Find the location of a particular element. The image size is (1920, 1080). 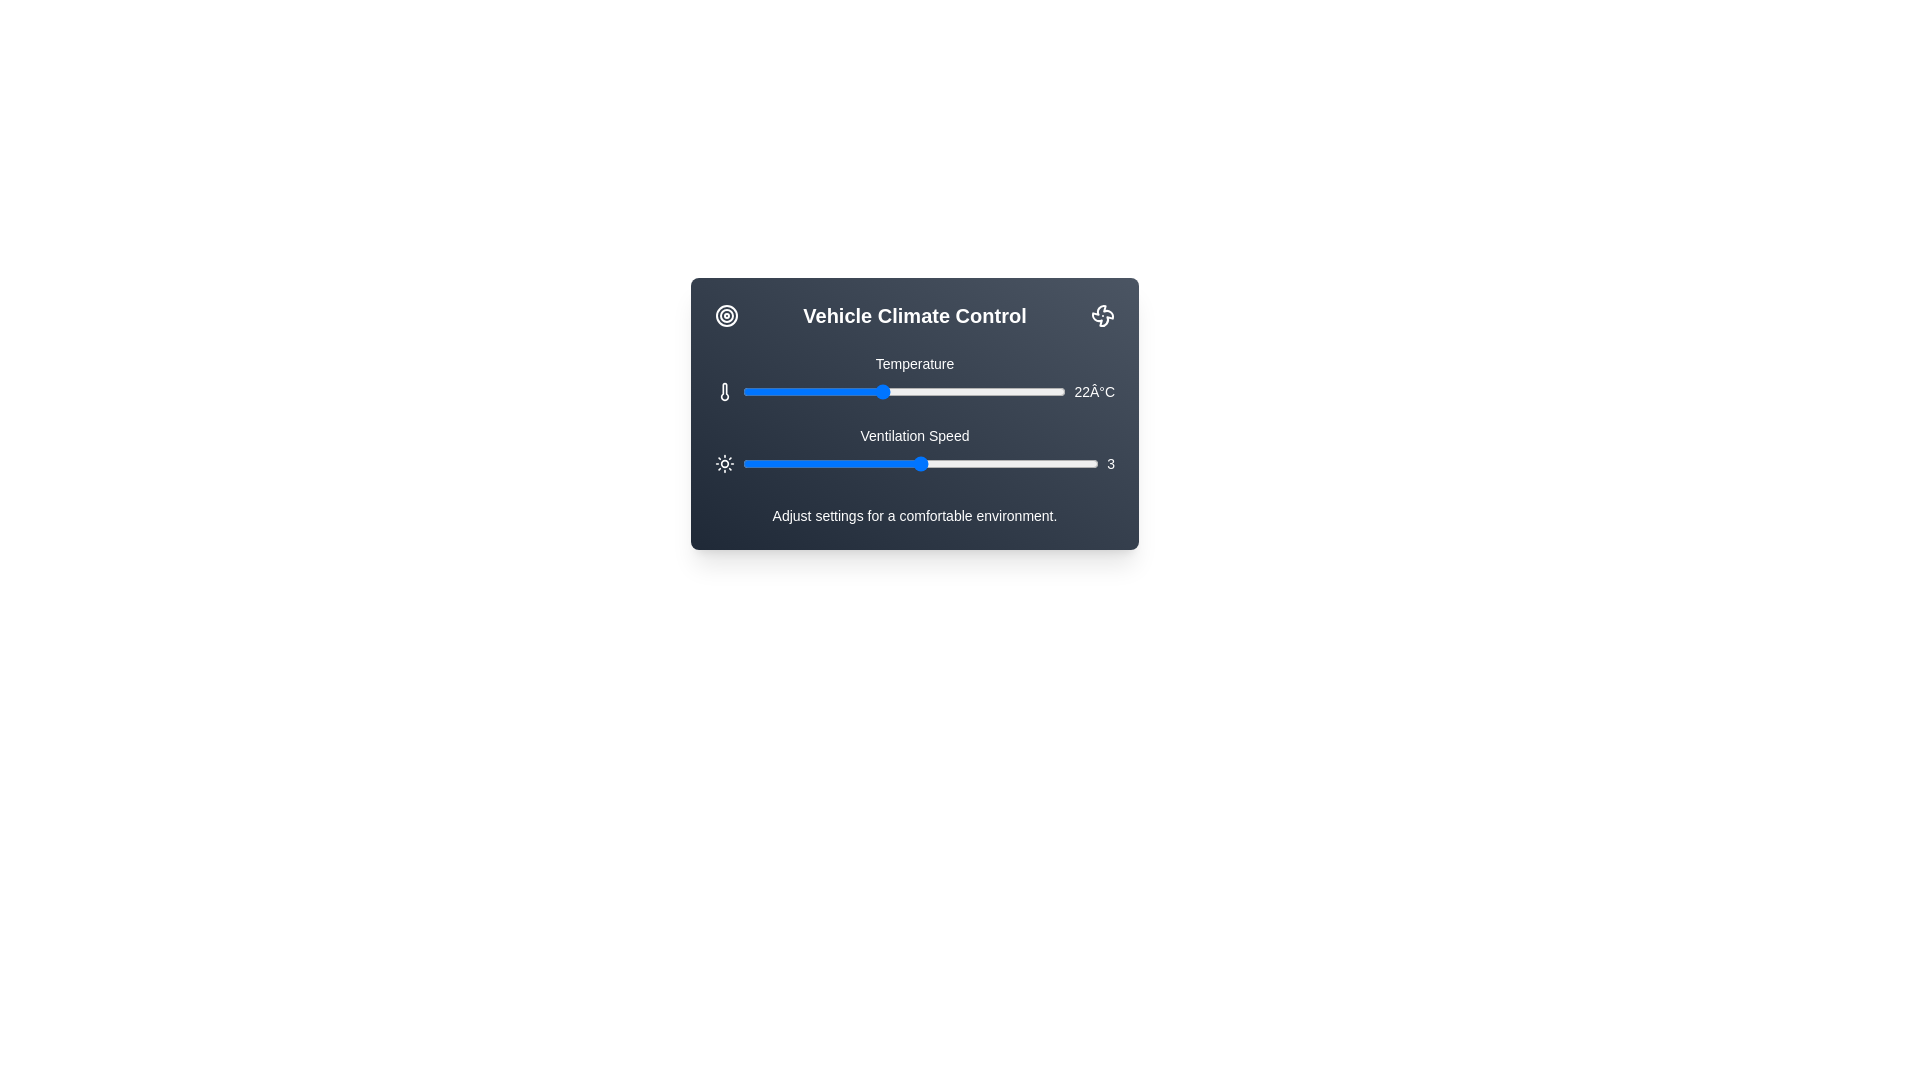

the temperature slider to 16 degrees Celsius is located at coordinates (742, 392).